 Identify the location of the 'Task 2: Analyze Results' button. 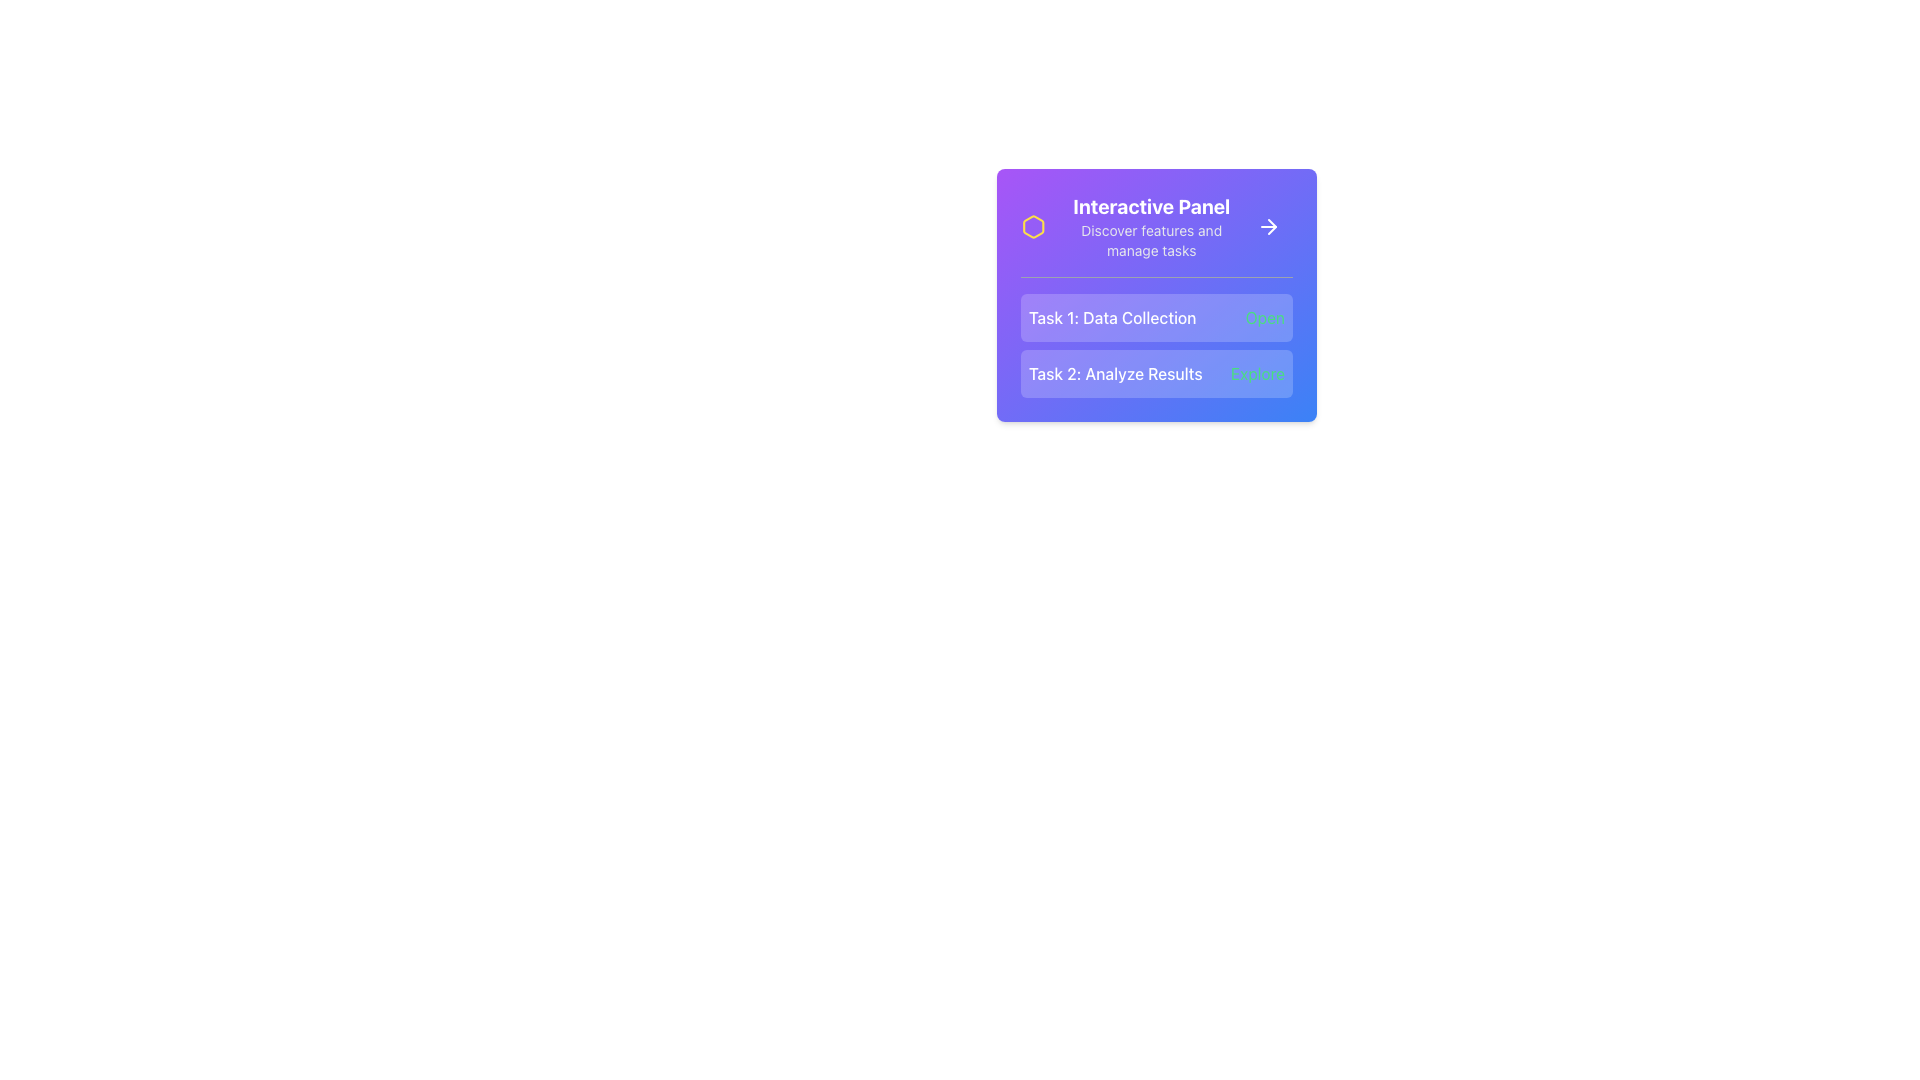
(1156, 374).